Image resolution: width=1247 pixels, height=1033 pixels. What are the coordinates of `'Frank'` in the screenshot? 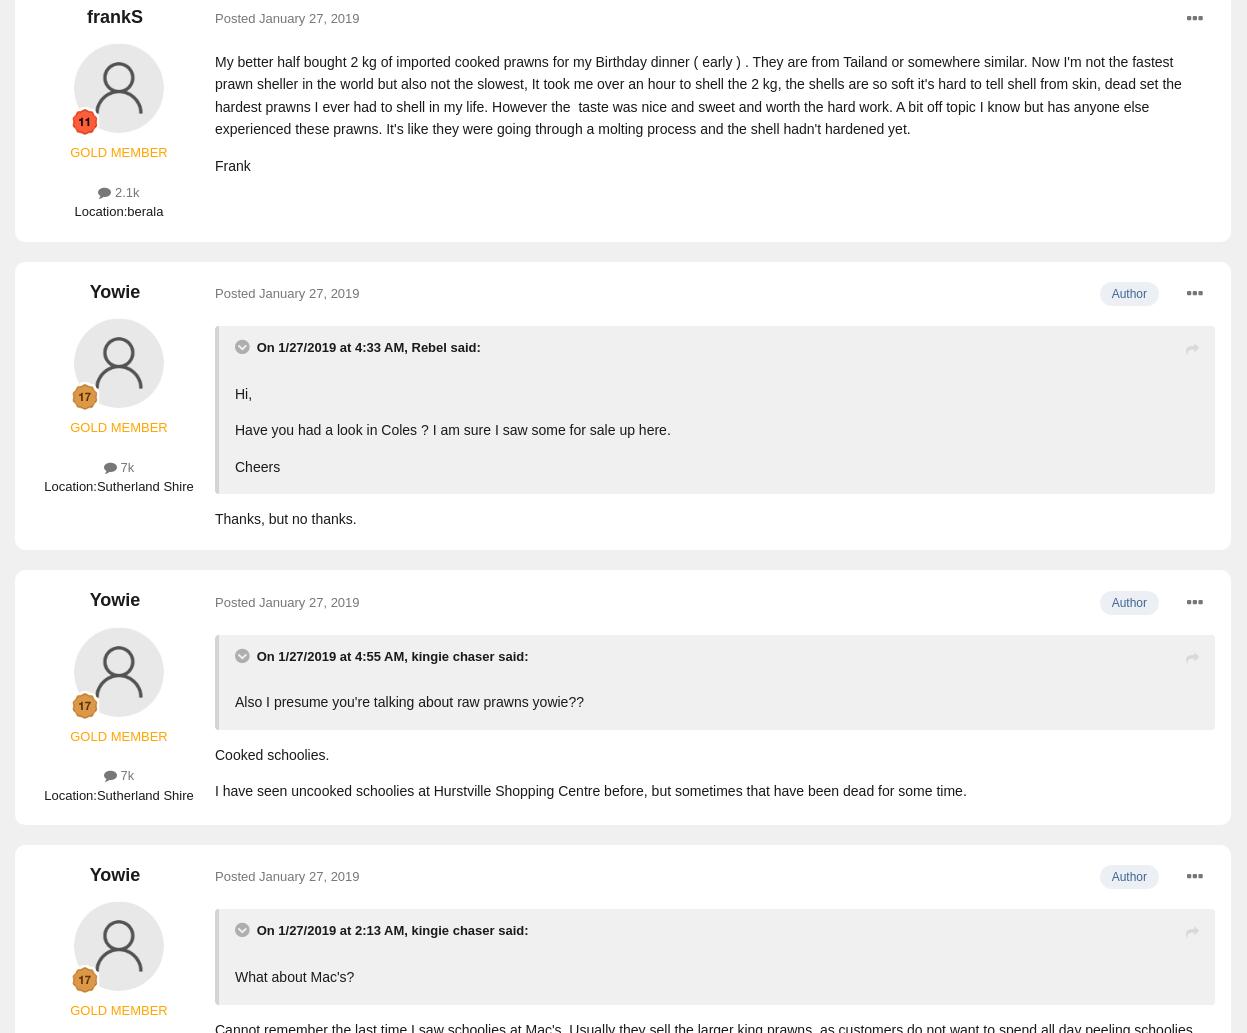 It's located at (232, 164).